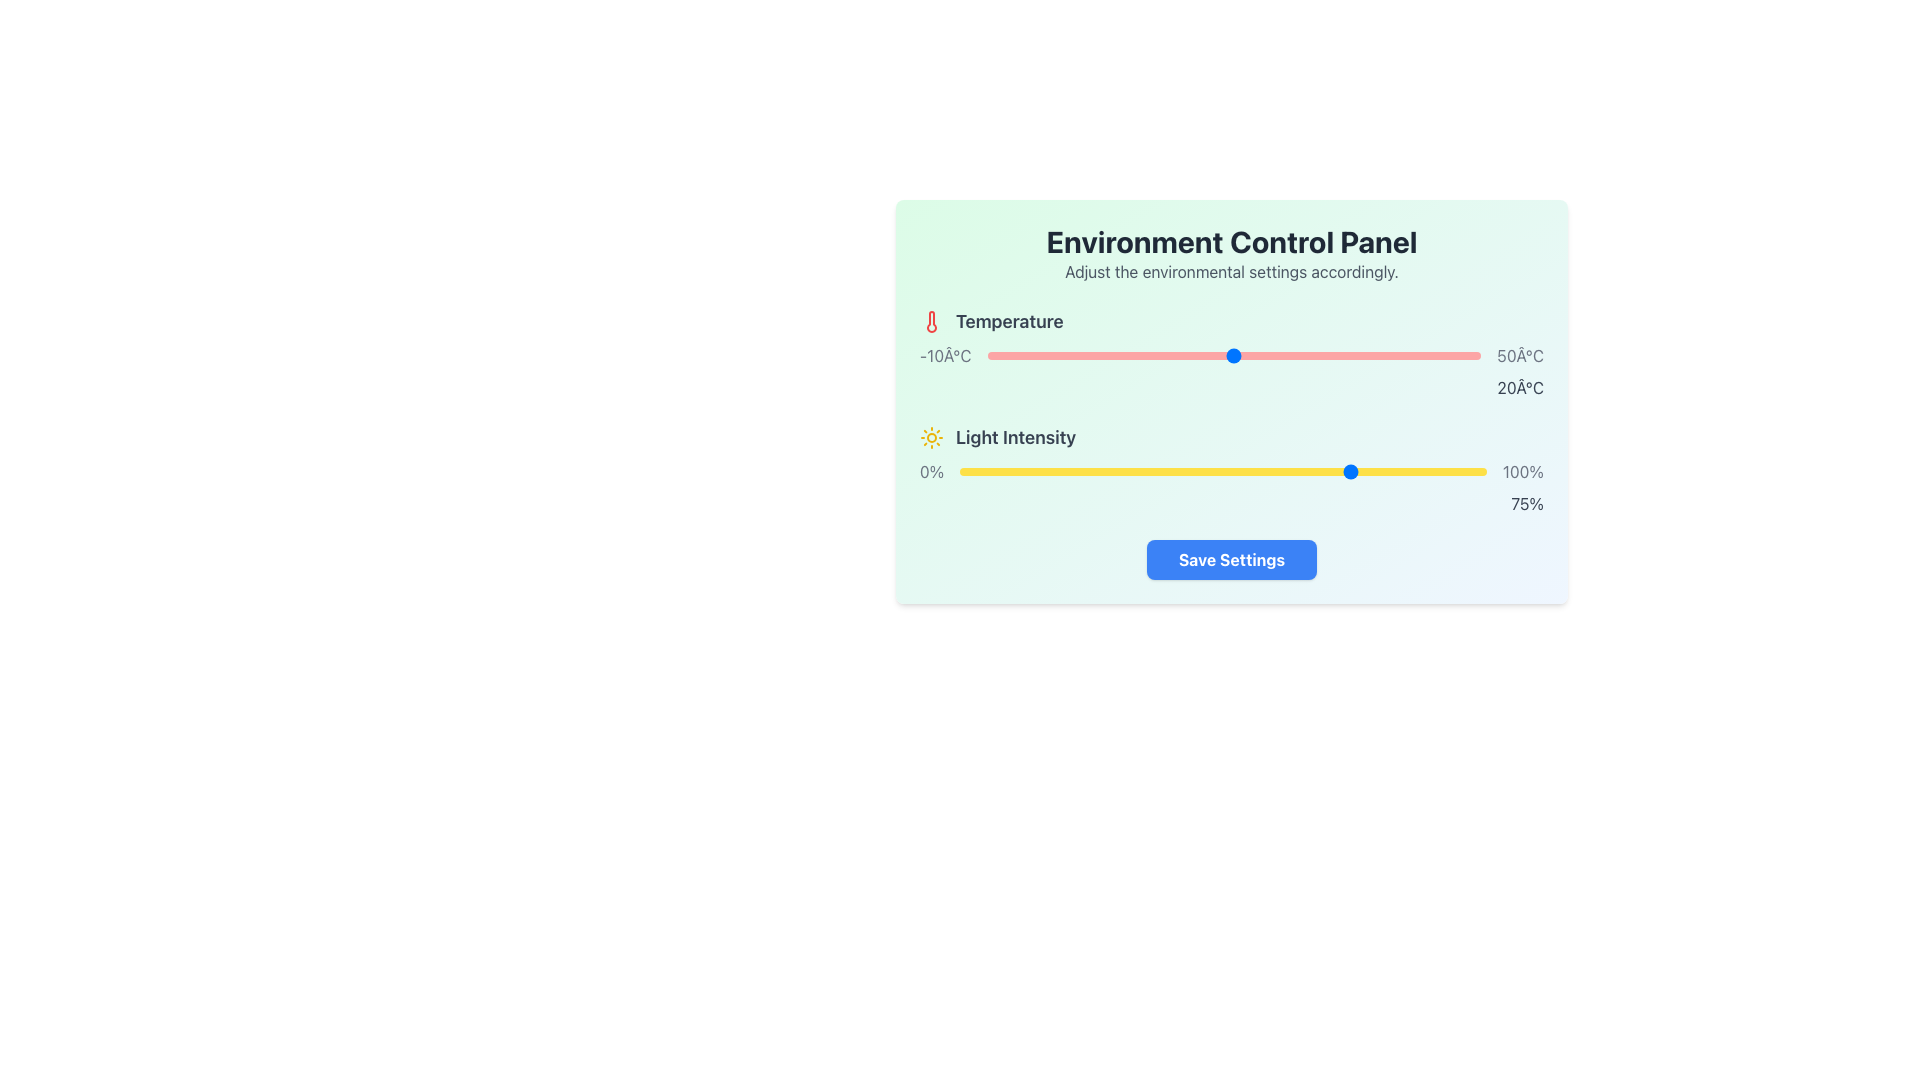 This screenshot has width=1920, height=1080. Describe the element at coordinates (1085, 471) in the screenshot. I see `light intensity` at that location.